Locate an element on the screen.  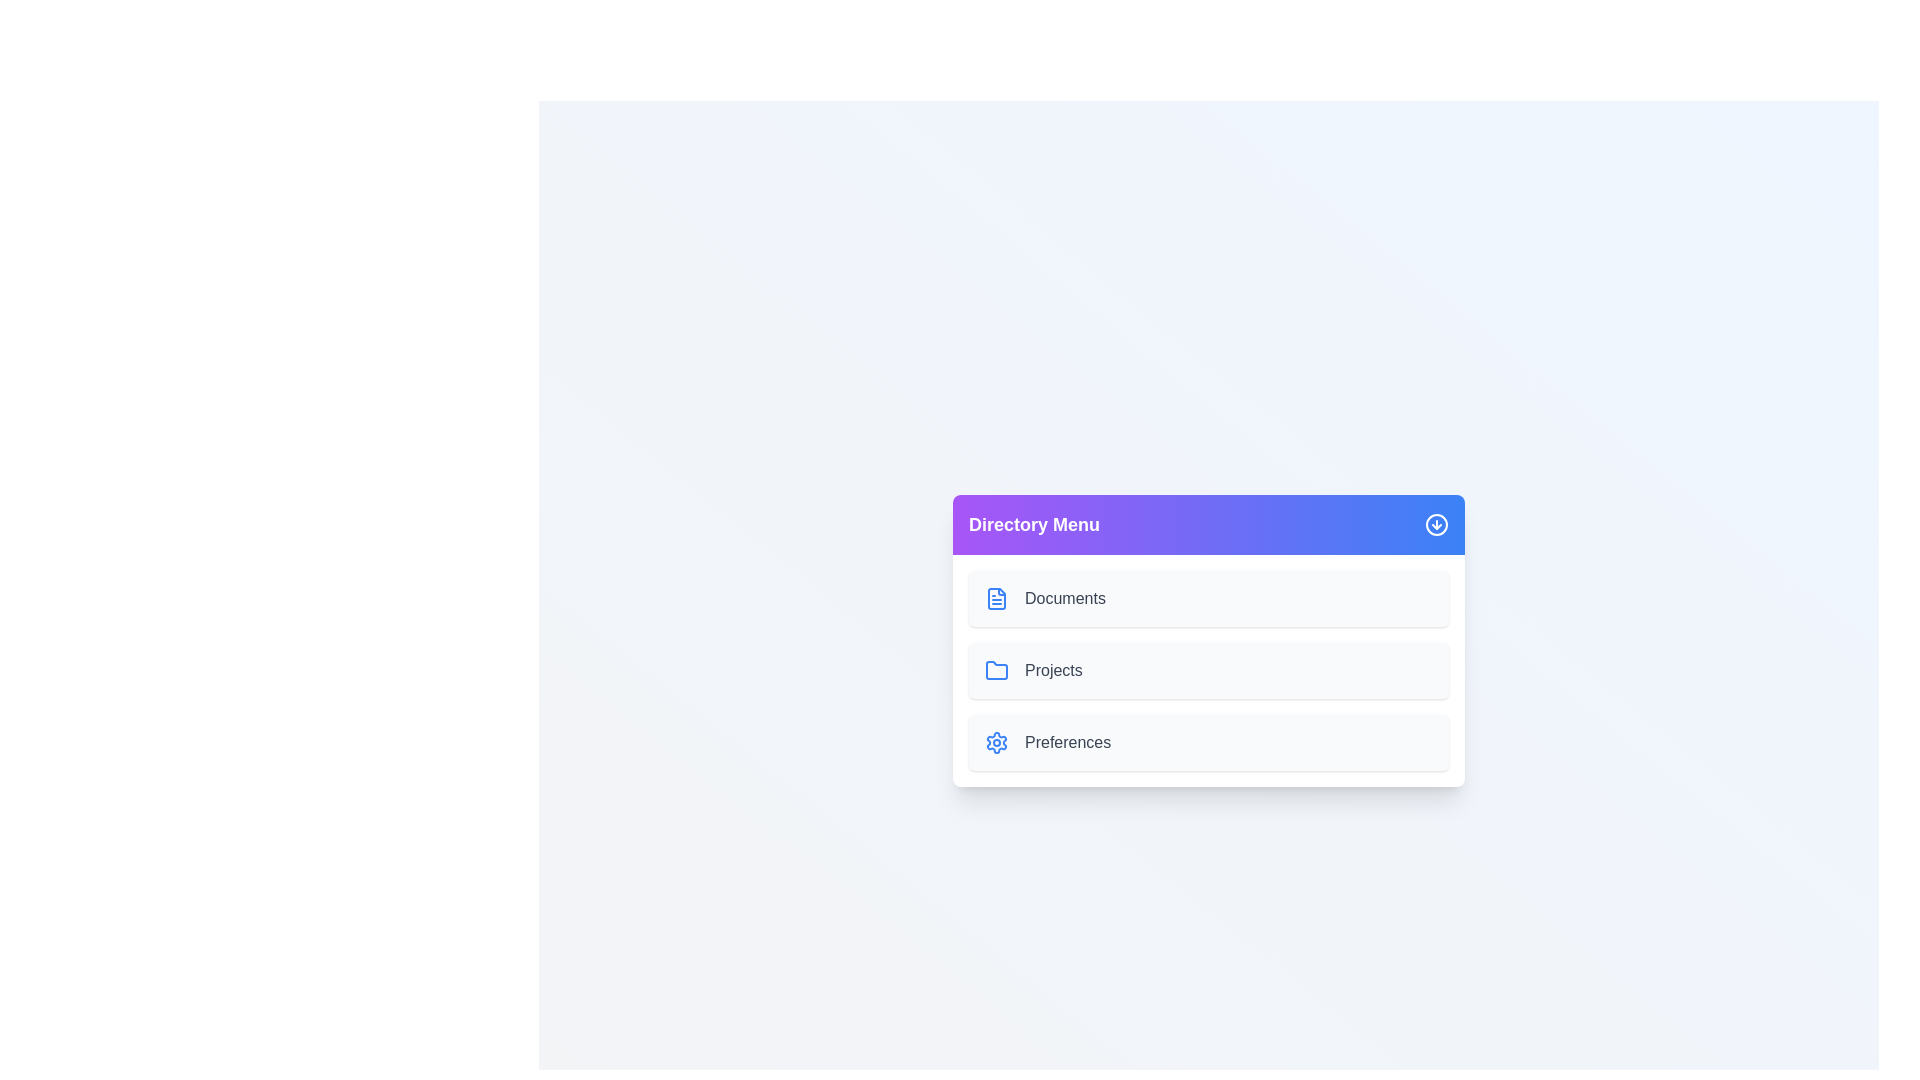
the 'Projects' item in the directory menu is located at coordinates (1208, 671).